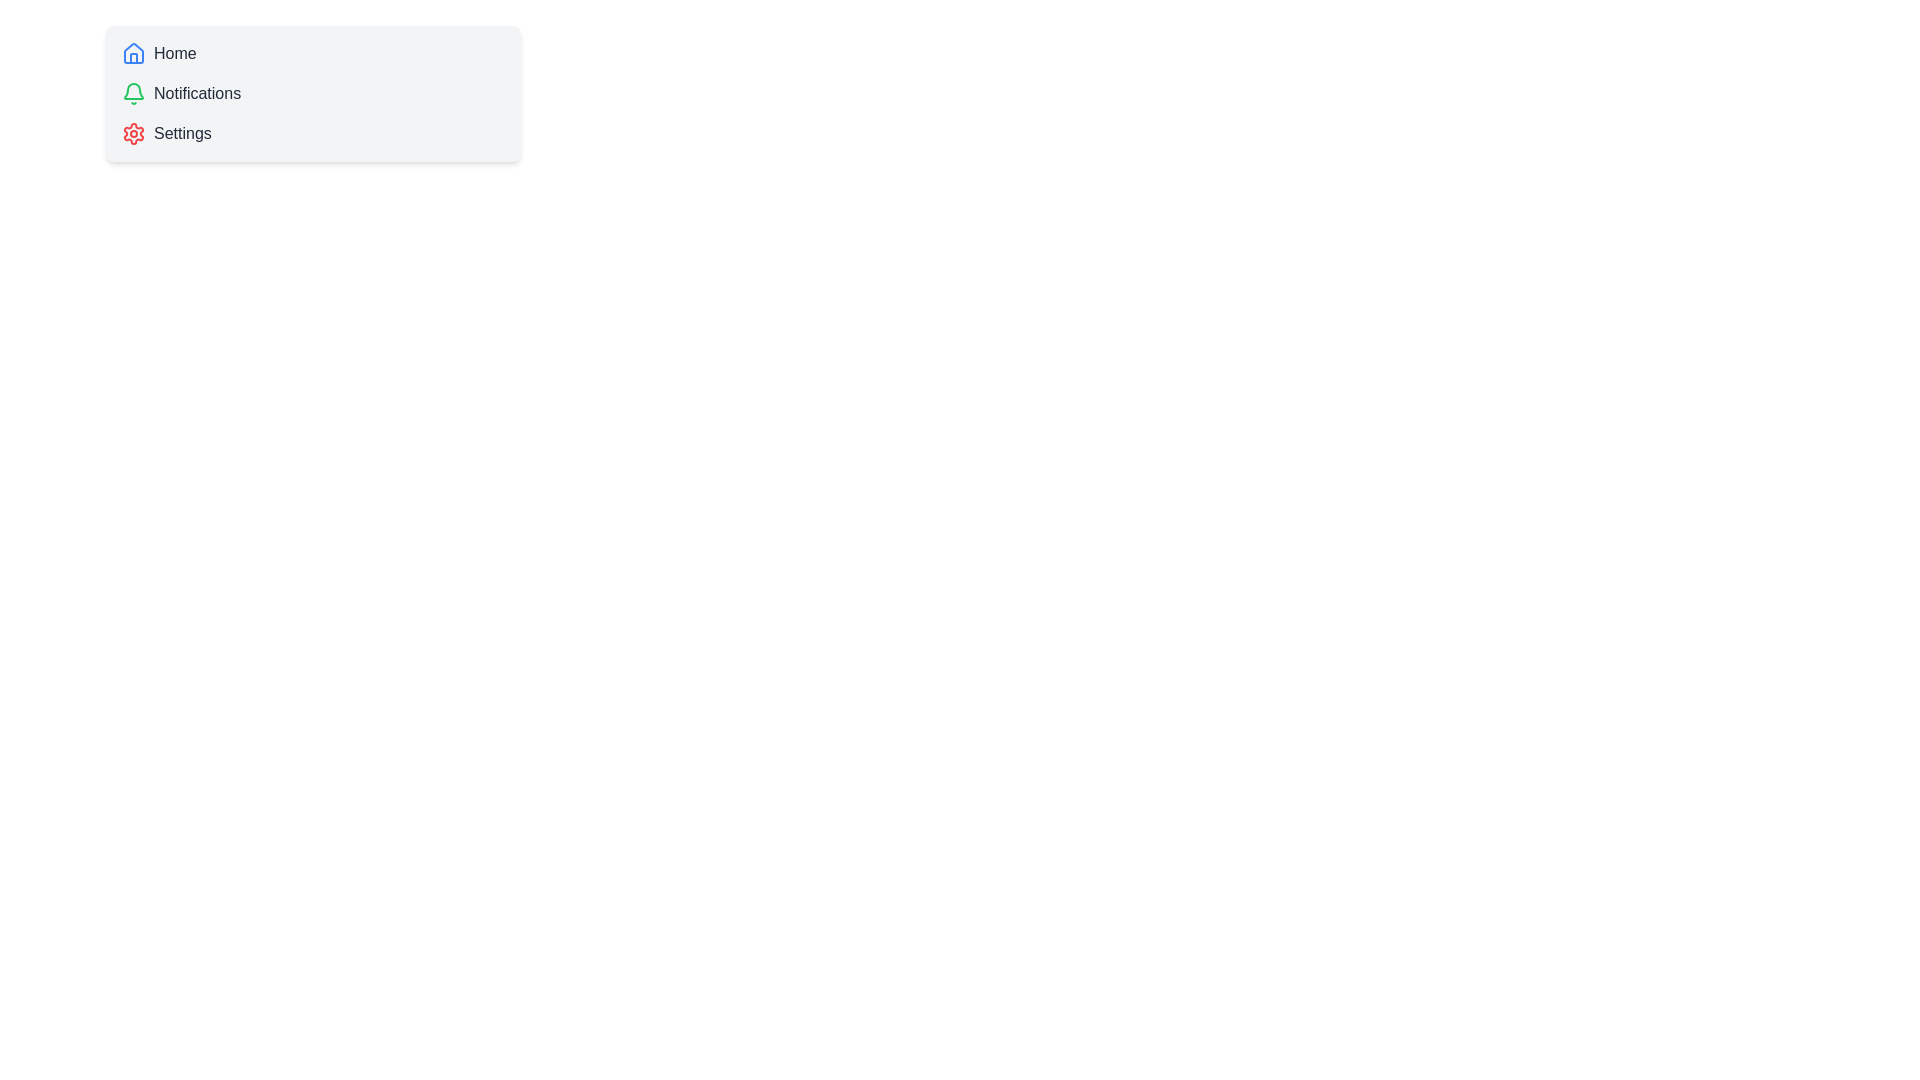  What do you see at coordinates (312, 134) in the screenshot?
I see `the third clickable list item labeled 'Settings' with a red settings icon` at bounding box center [312, 134].